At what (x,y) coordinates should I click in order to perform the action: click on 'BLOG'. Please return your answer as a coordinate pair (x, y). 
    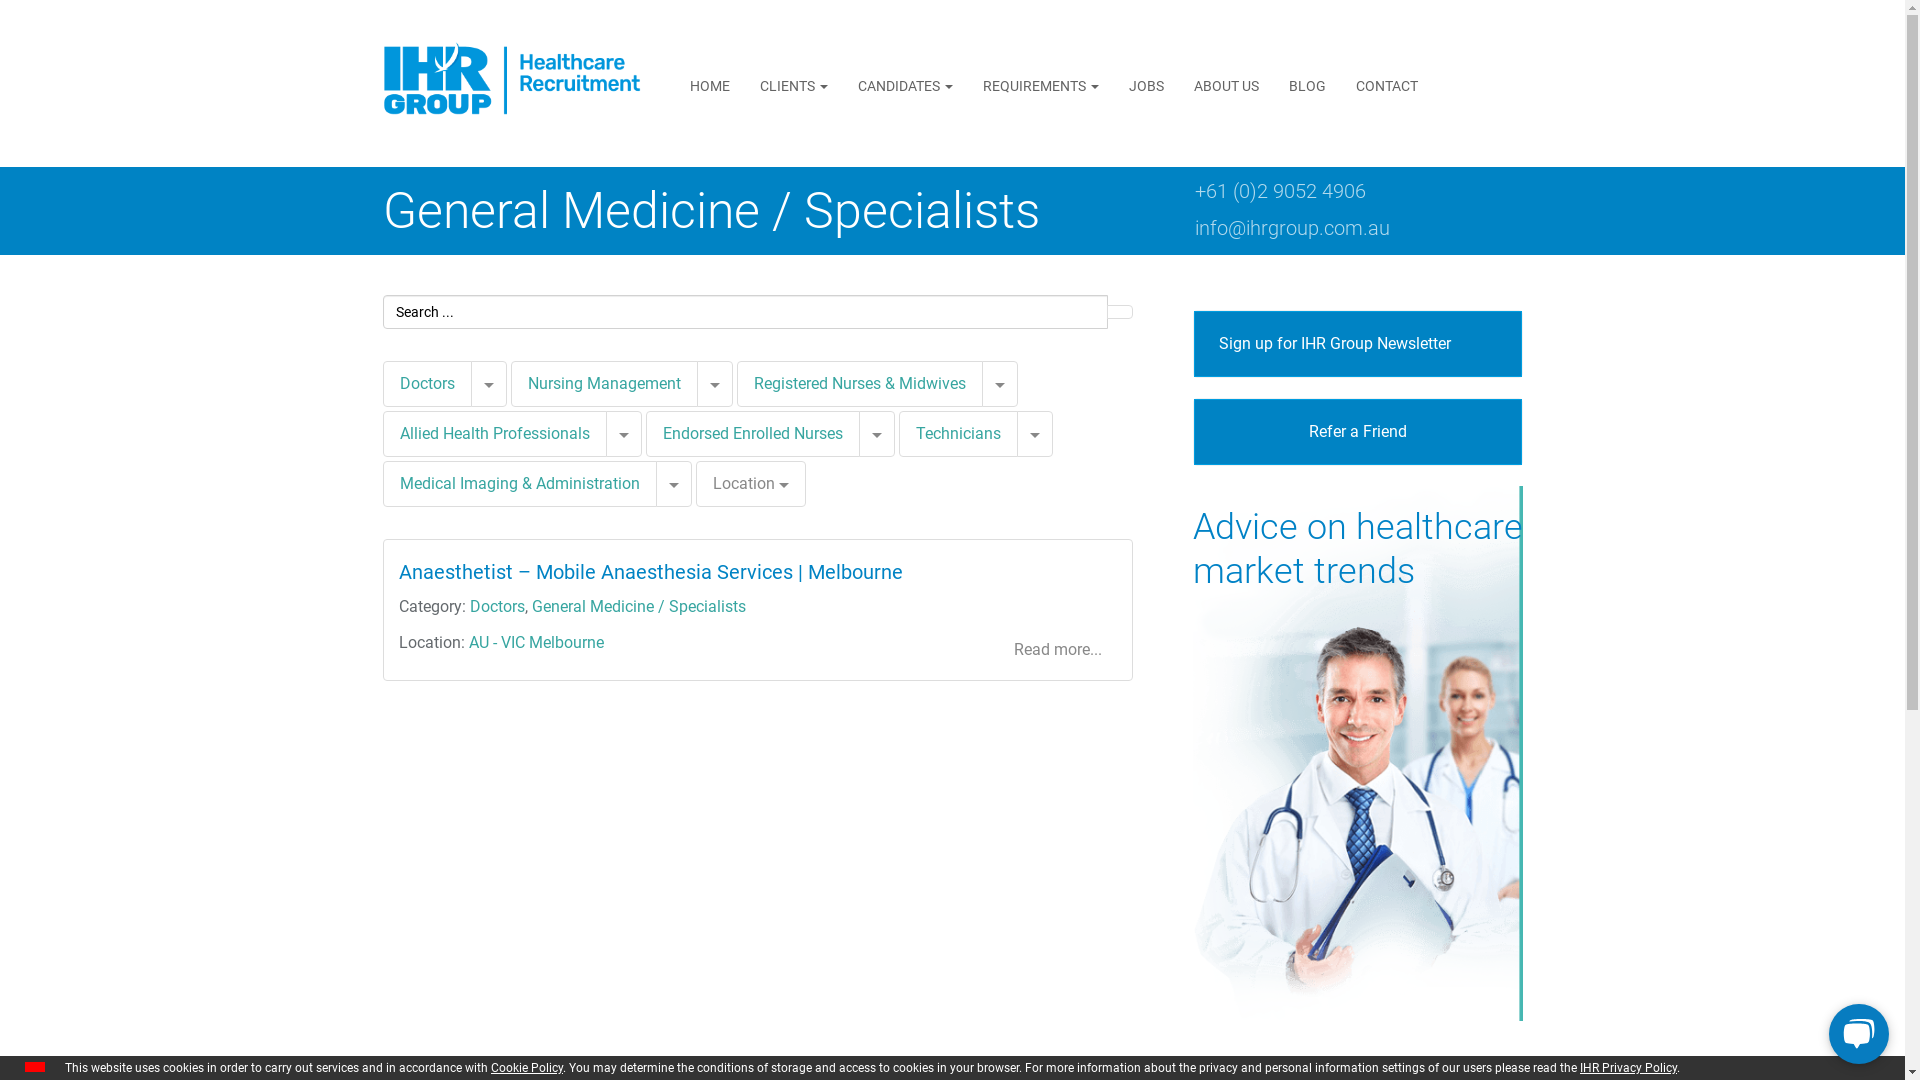
    Looking at the image, I should click on (1307, 84).